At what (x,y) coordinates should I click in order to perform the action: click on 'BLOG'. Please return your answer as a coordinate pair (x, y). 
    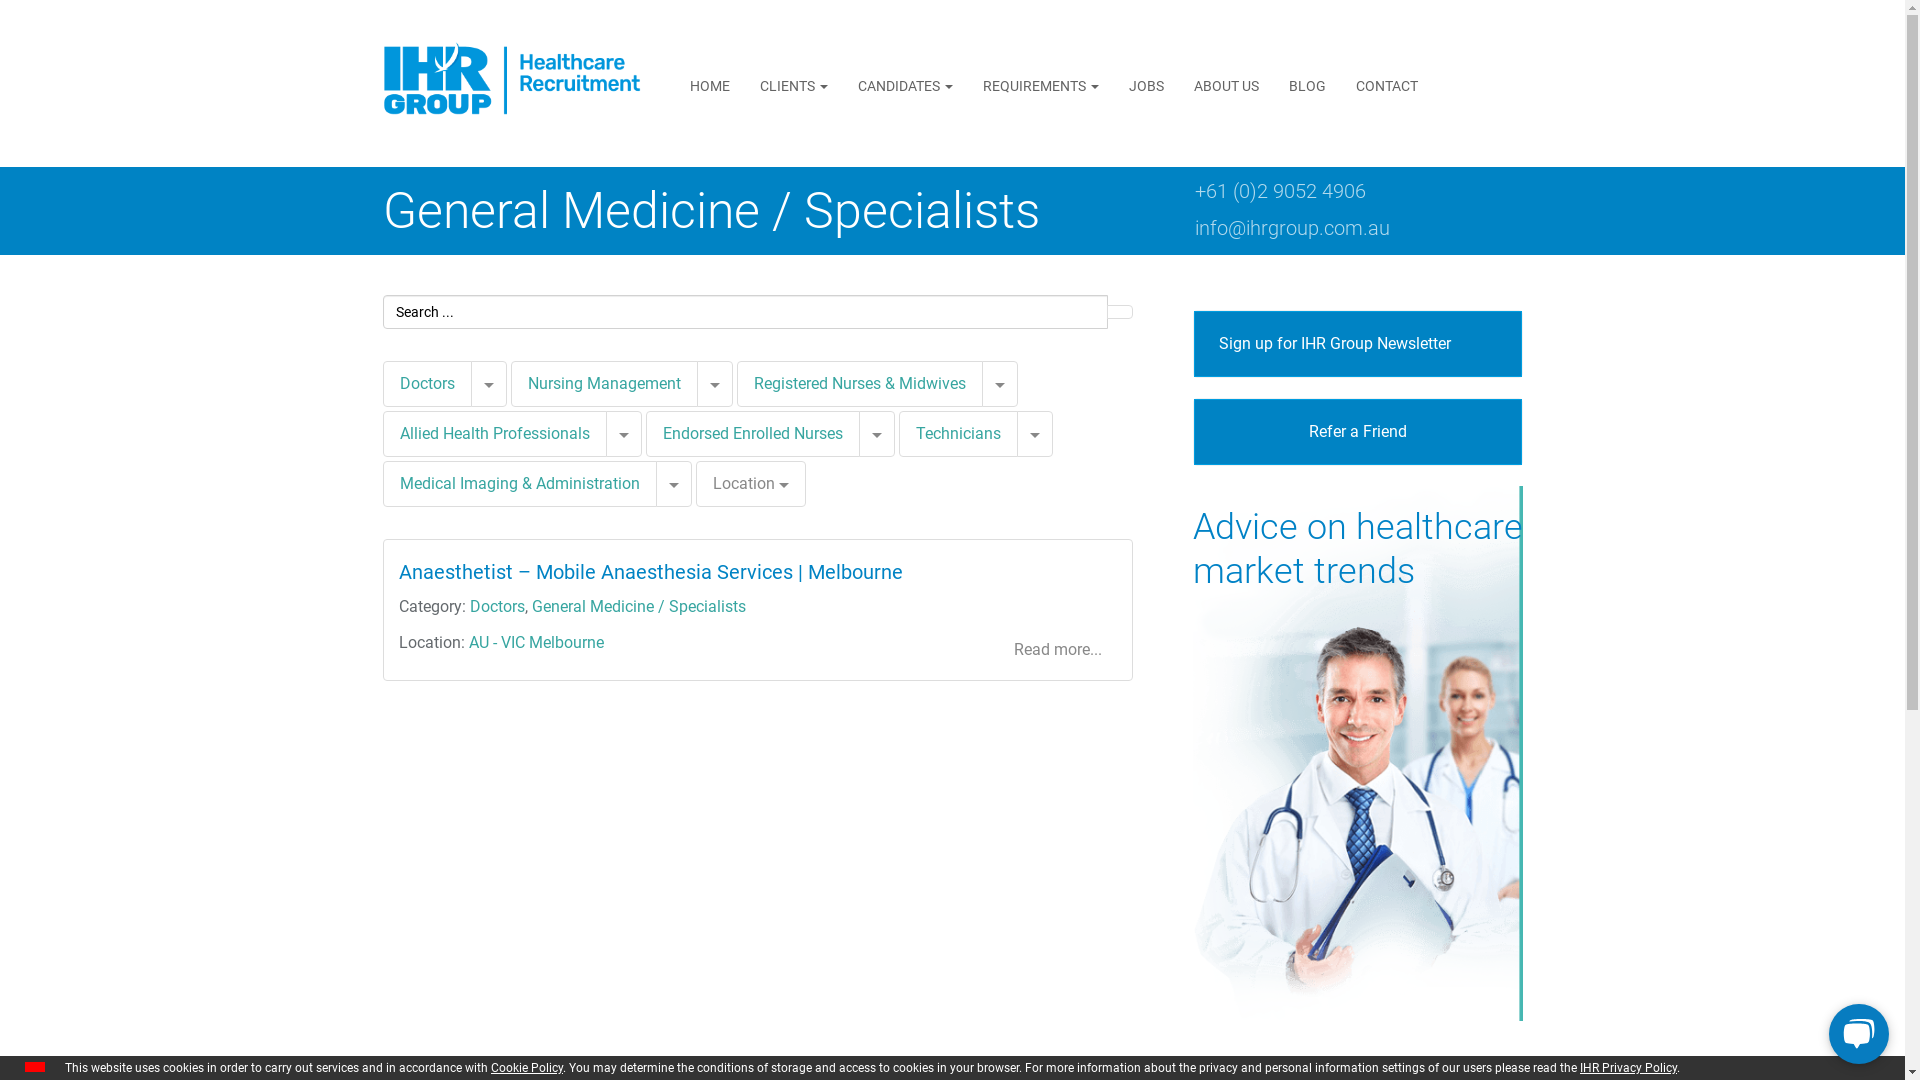
    Looking at the image, I should click on (1307, 84).